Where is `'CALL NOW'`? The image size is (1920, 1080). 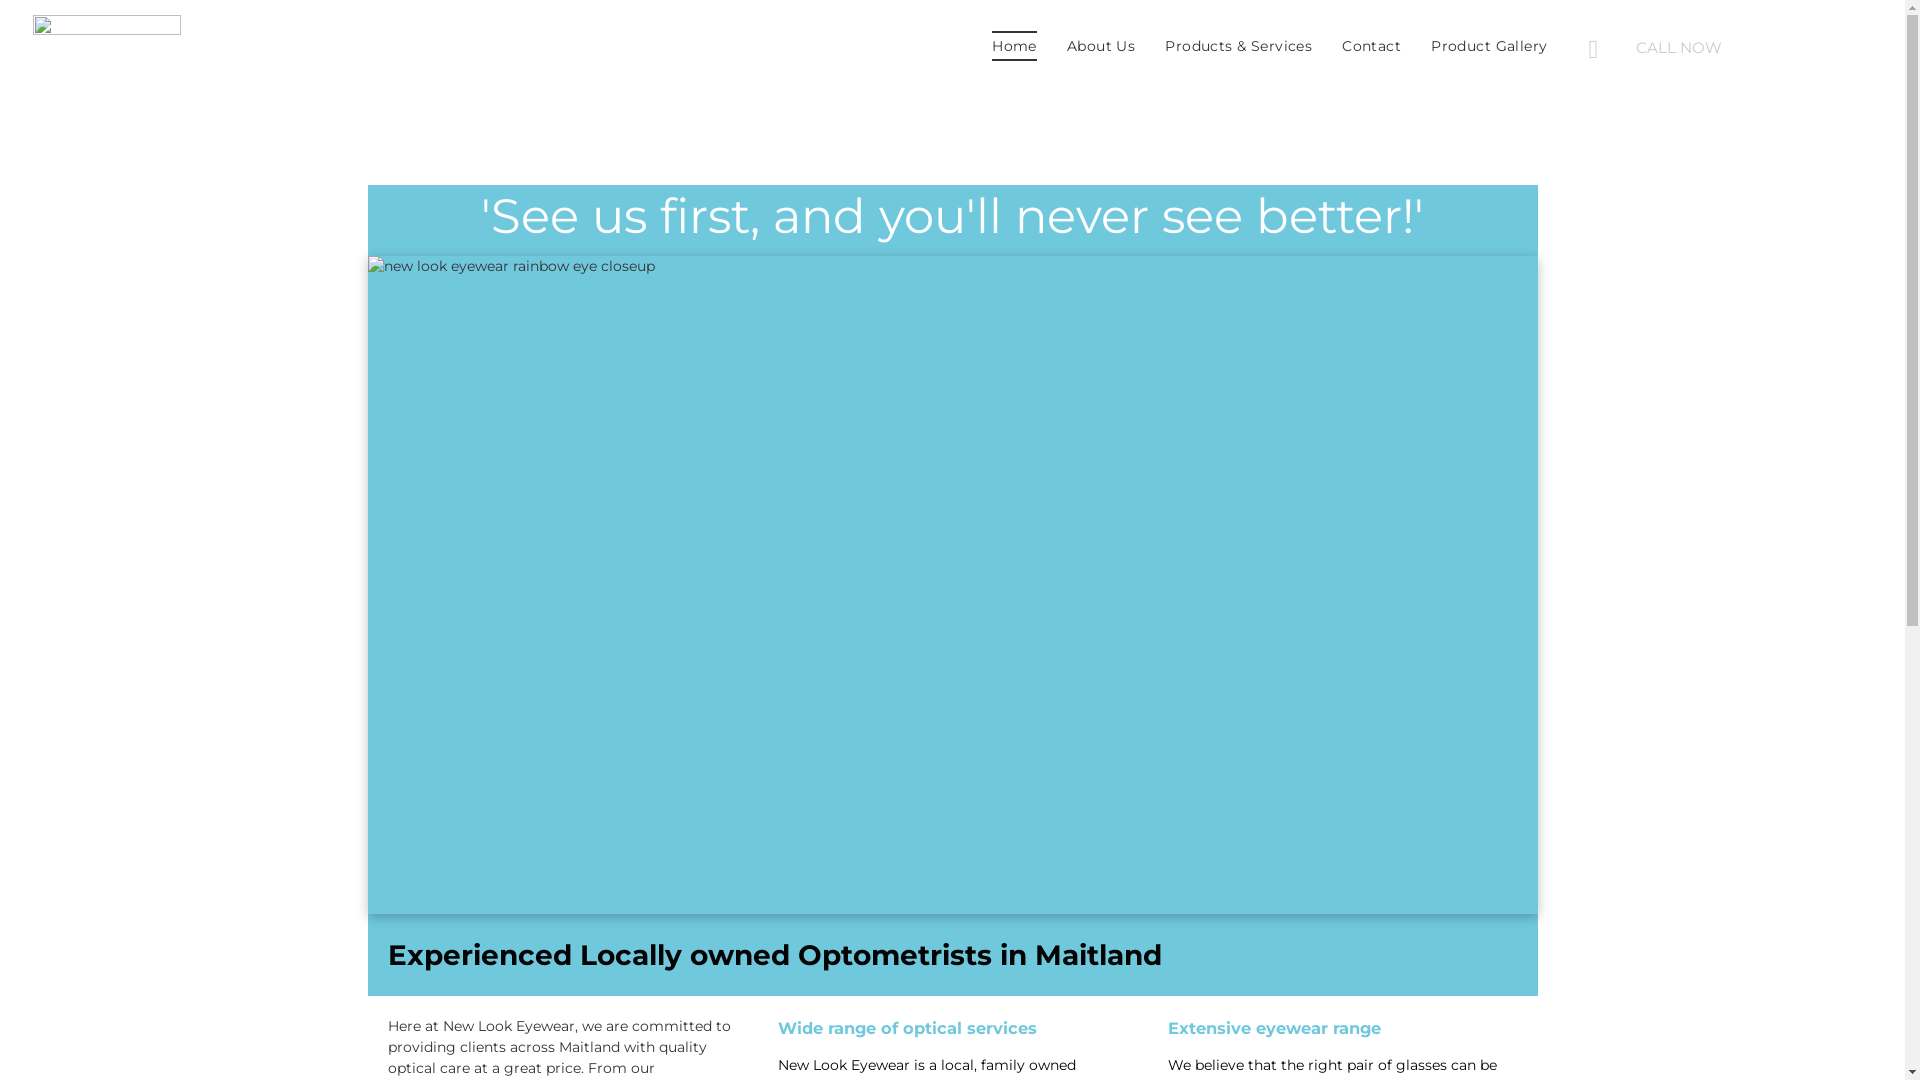 'CALL NOW' is located at coordinates (1731, 46).